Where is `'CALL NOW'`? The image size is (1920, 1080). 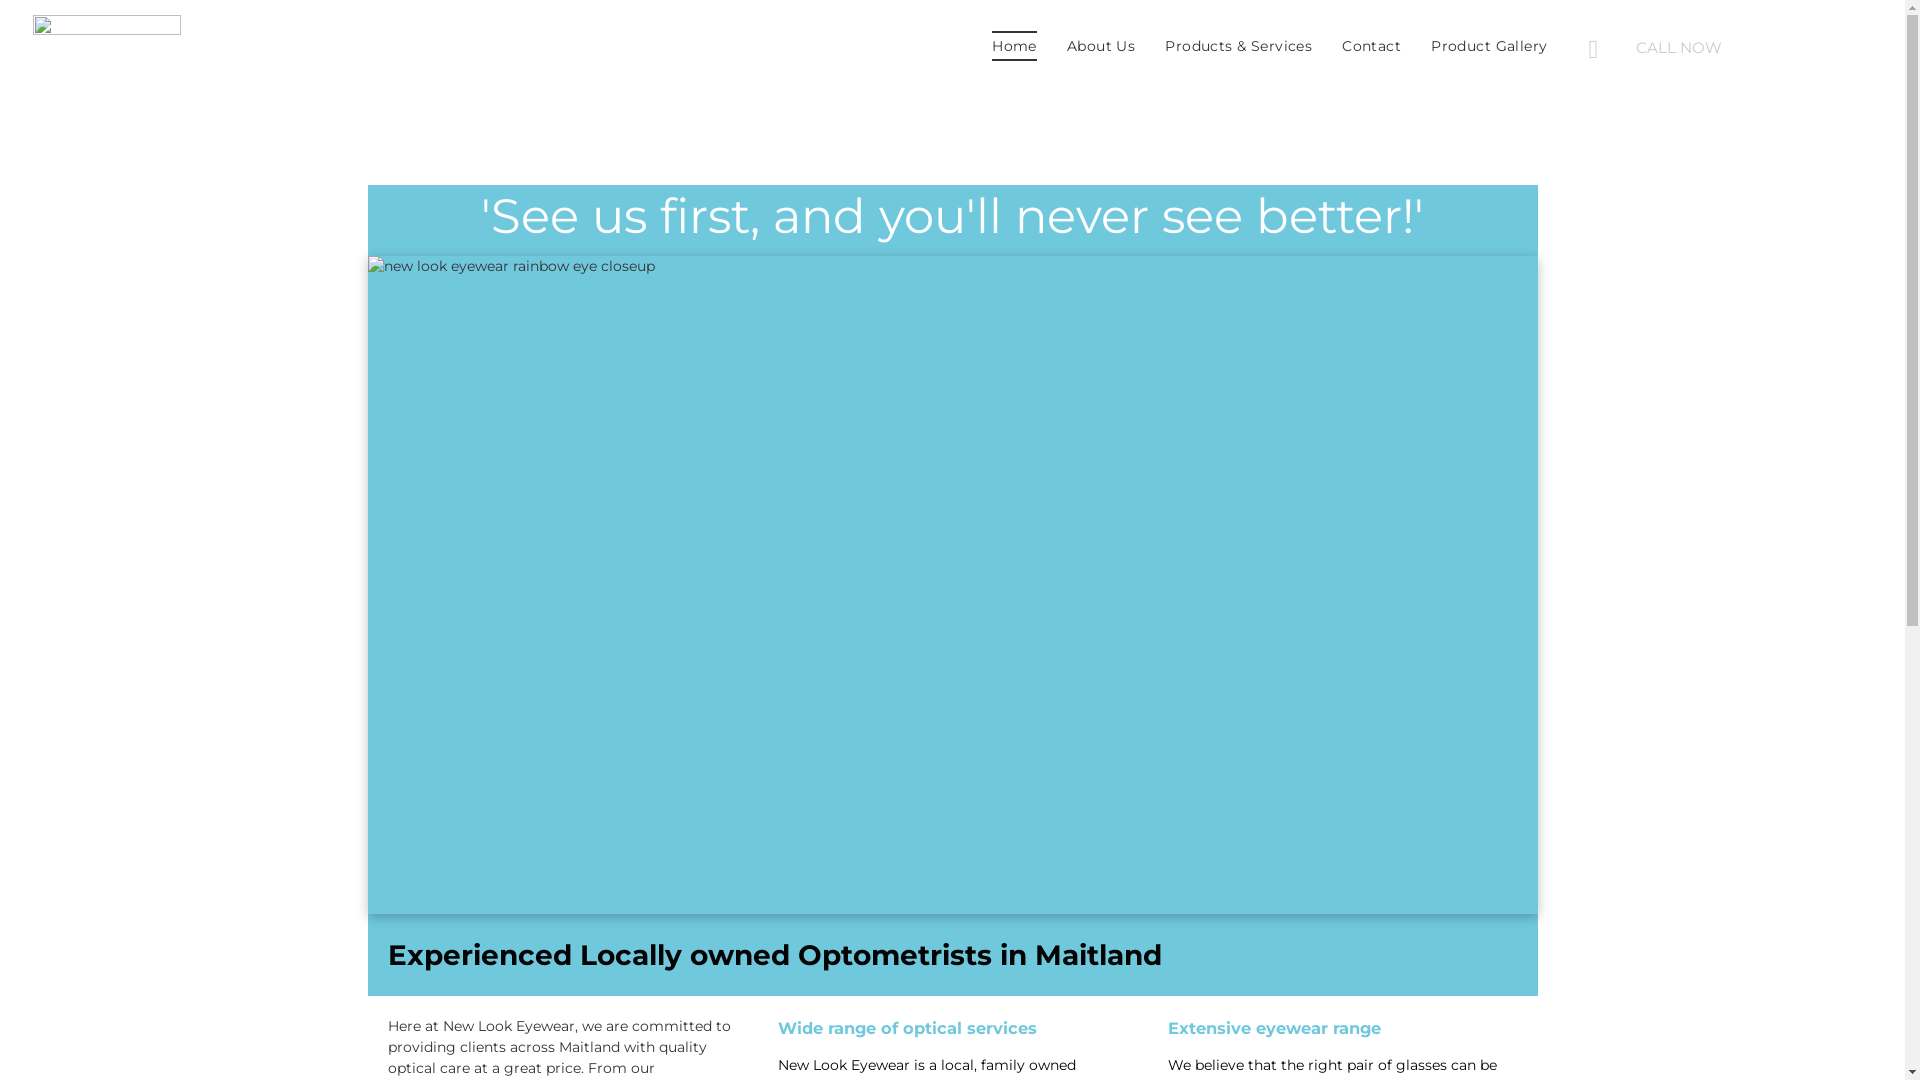 'CALL NOW' is located at coordinates (1731, 46).